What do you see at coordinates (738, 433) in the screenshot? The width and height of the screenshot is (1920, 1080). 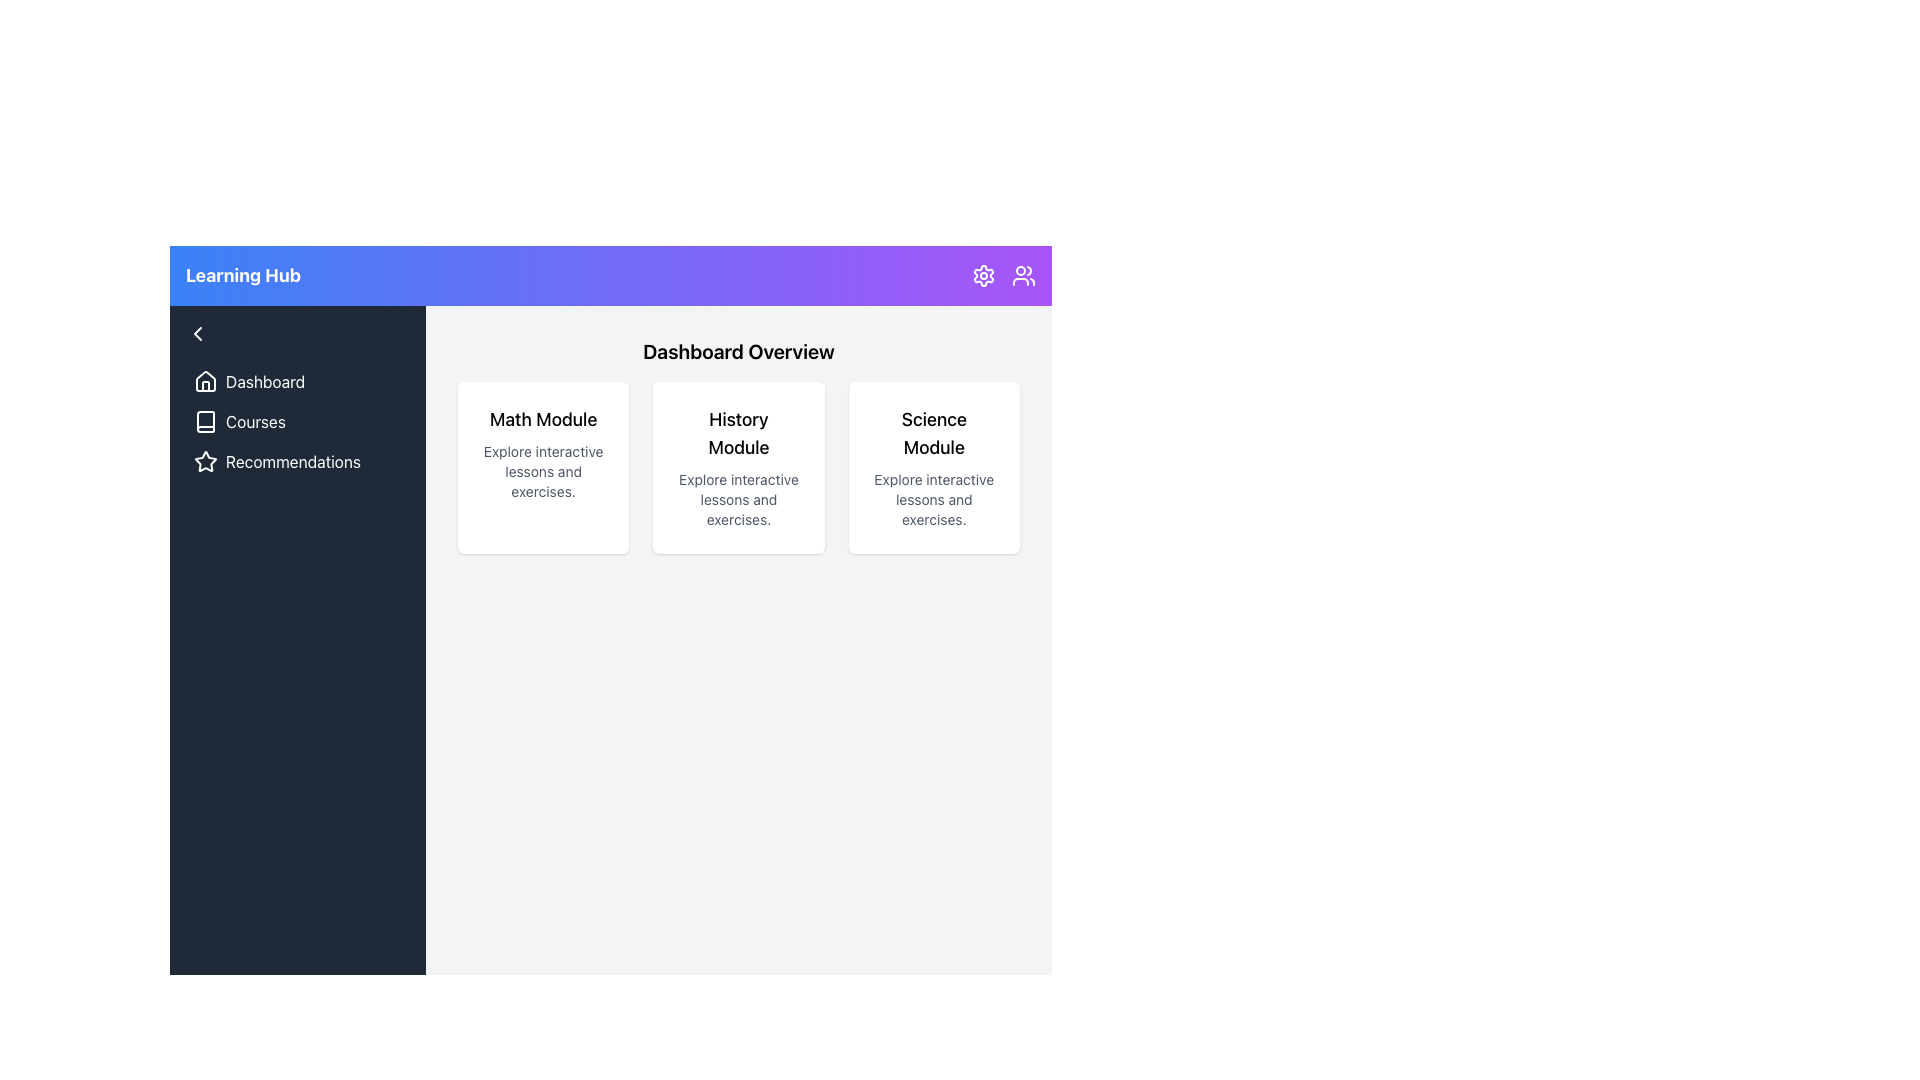 I see `text of the heading located at the center of the second card in the 'Dashboard Overview' section` at bounding box center [738, 433].